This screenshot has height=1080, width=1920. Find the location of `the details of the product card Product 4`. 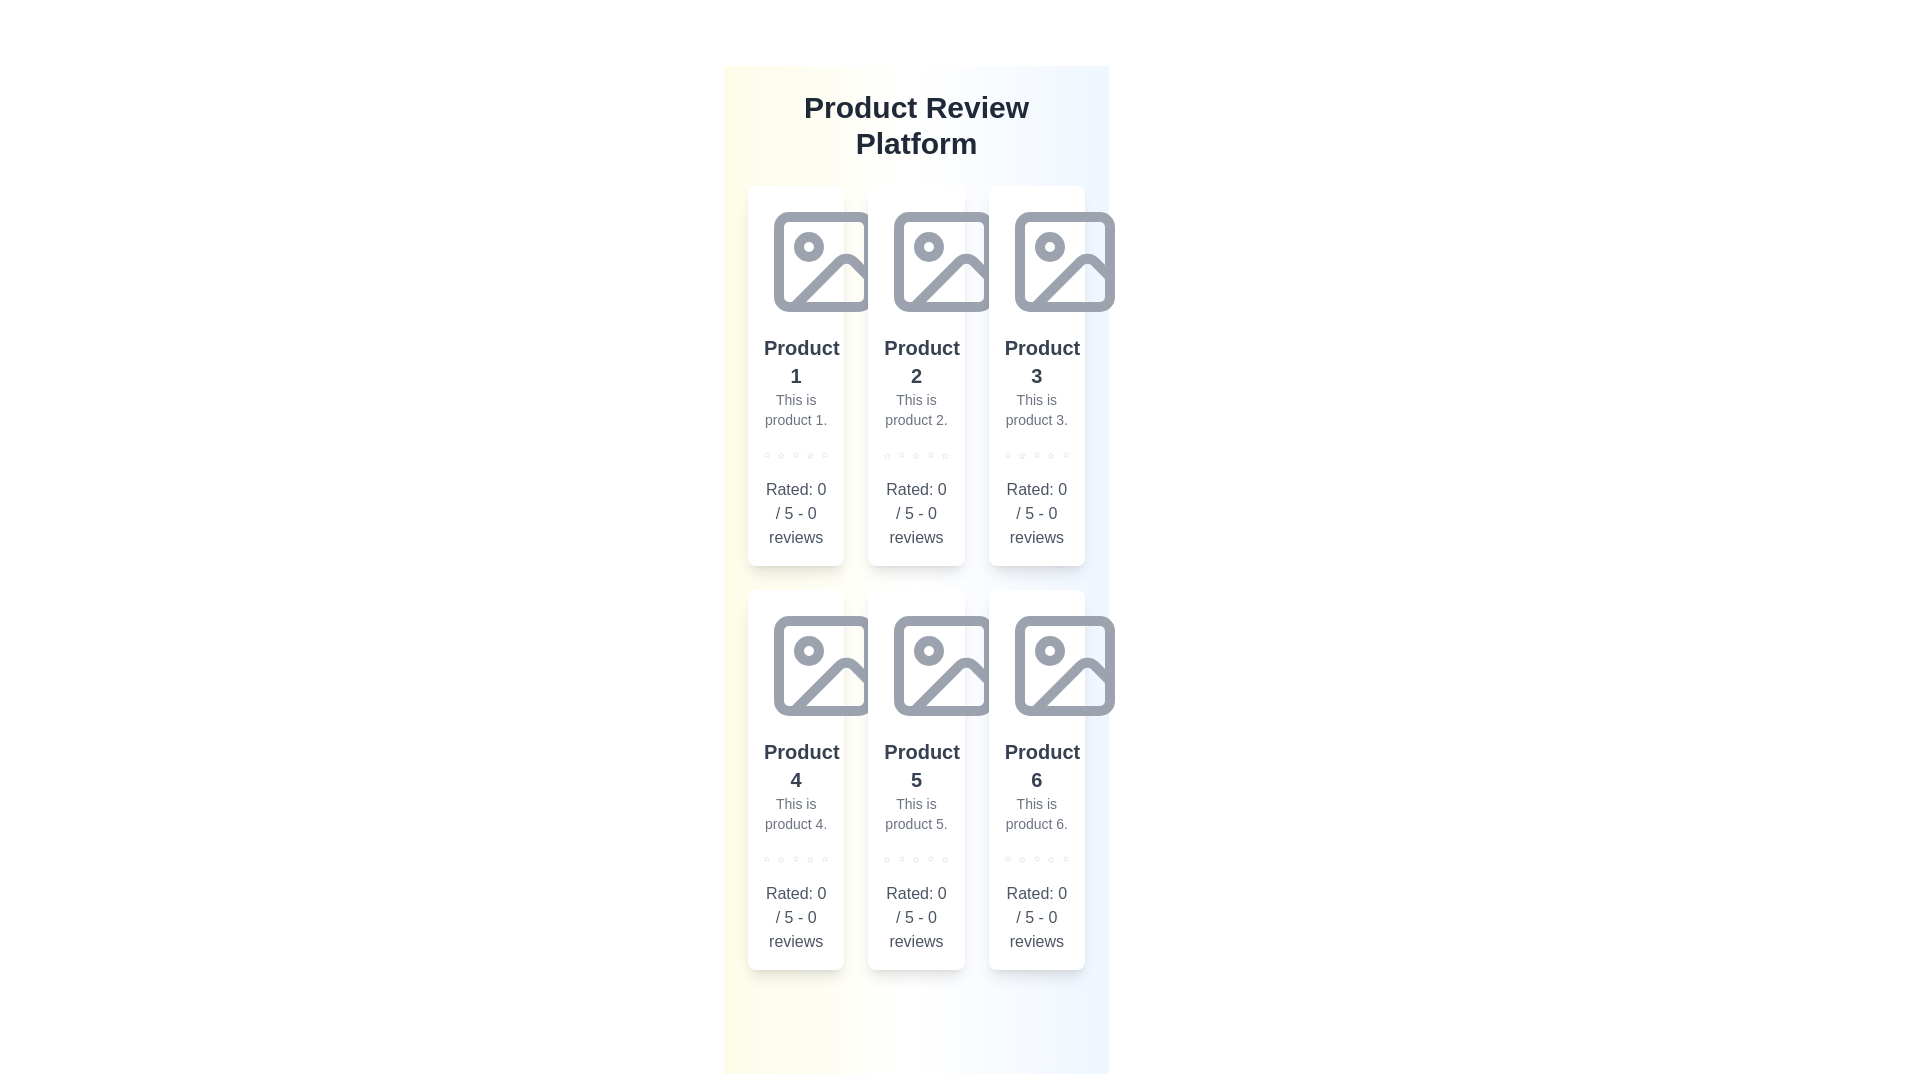

the details of the product card Product 4 is located at coordinates (795, 778).